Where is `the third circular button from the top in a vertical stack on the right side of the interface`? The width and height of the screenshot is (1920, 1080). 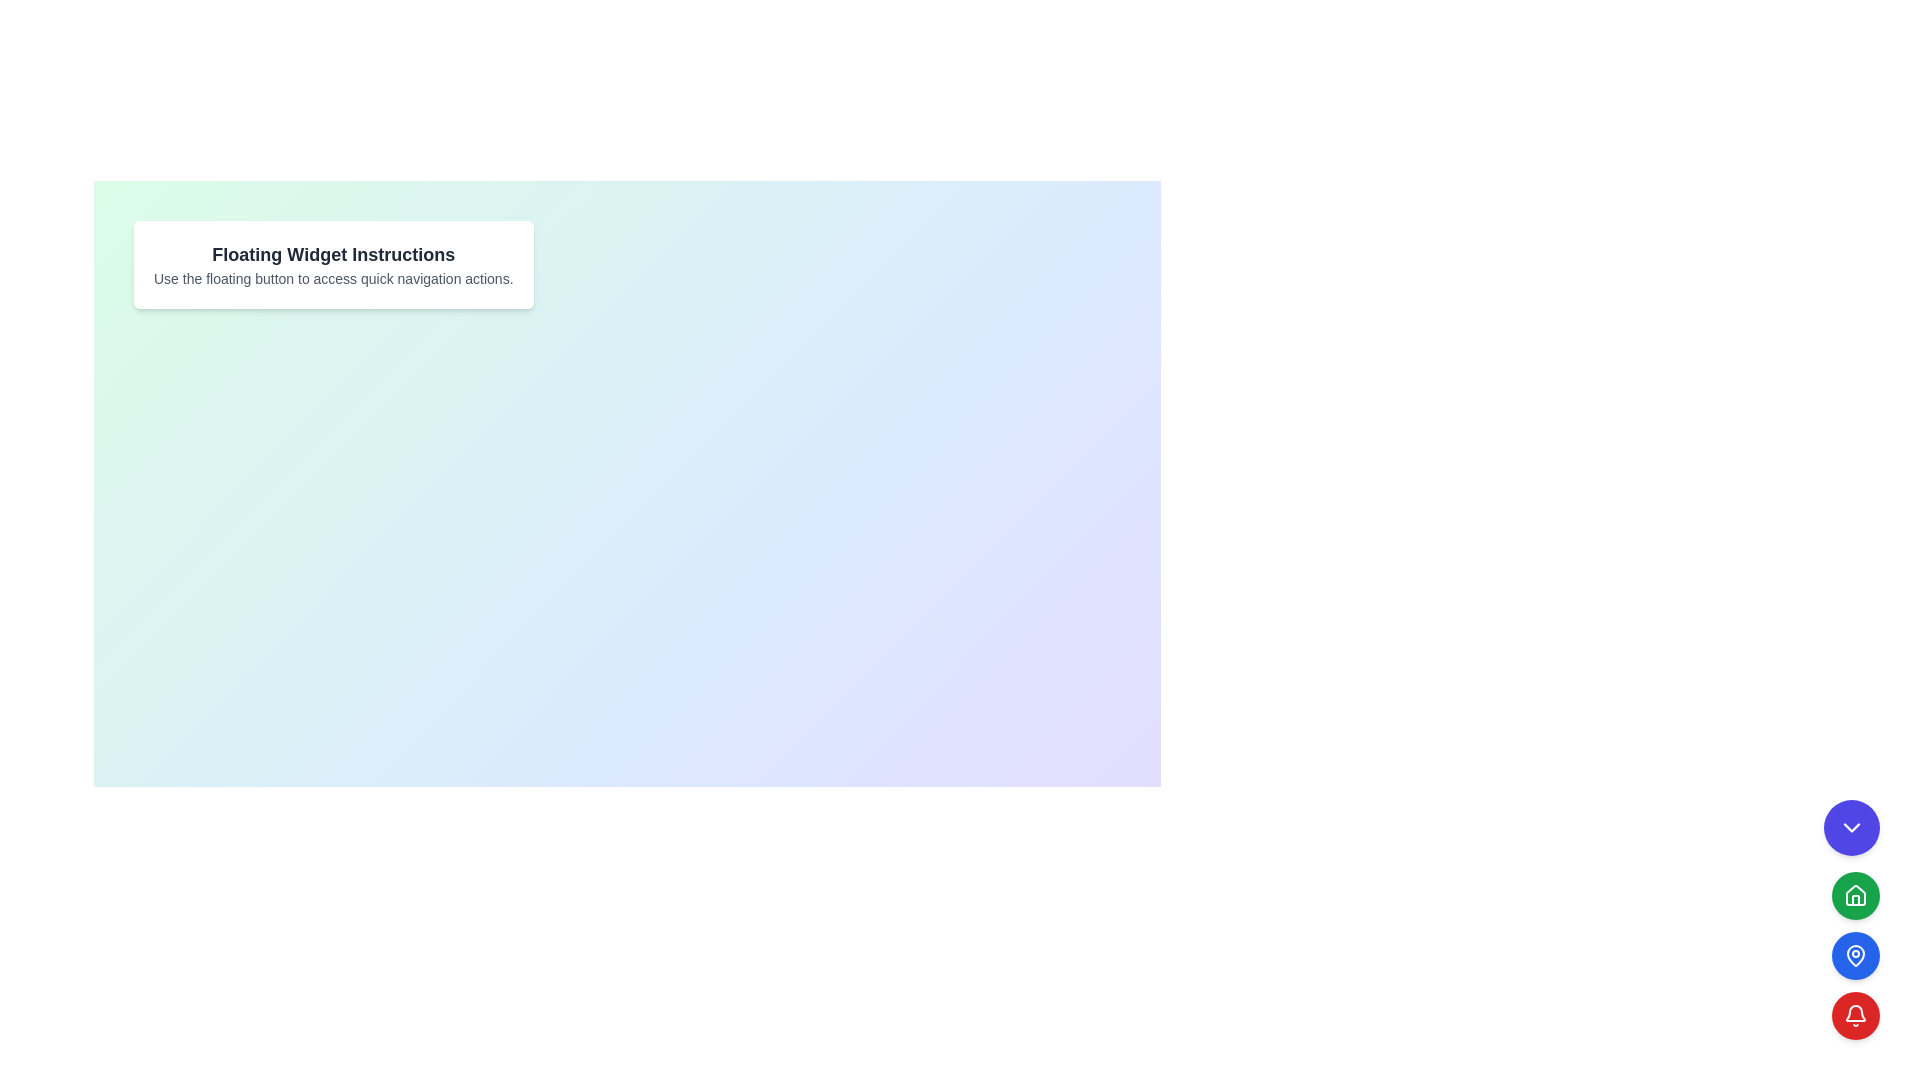
the third circular button from the top in a vertical stack on the right side of the interface is located at coordinates (1855, 955).